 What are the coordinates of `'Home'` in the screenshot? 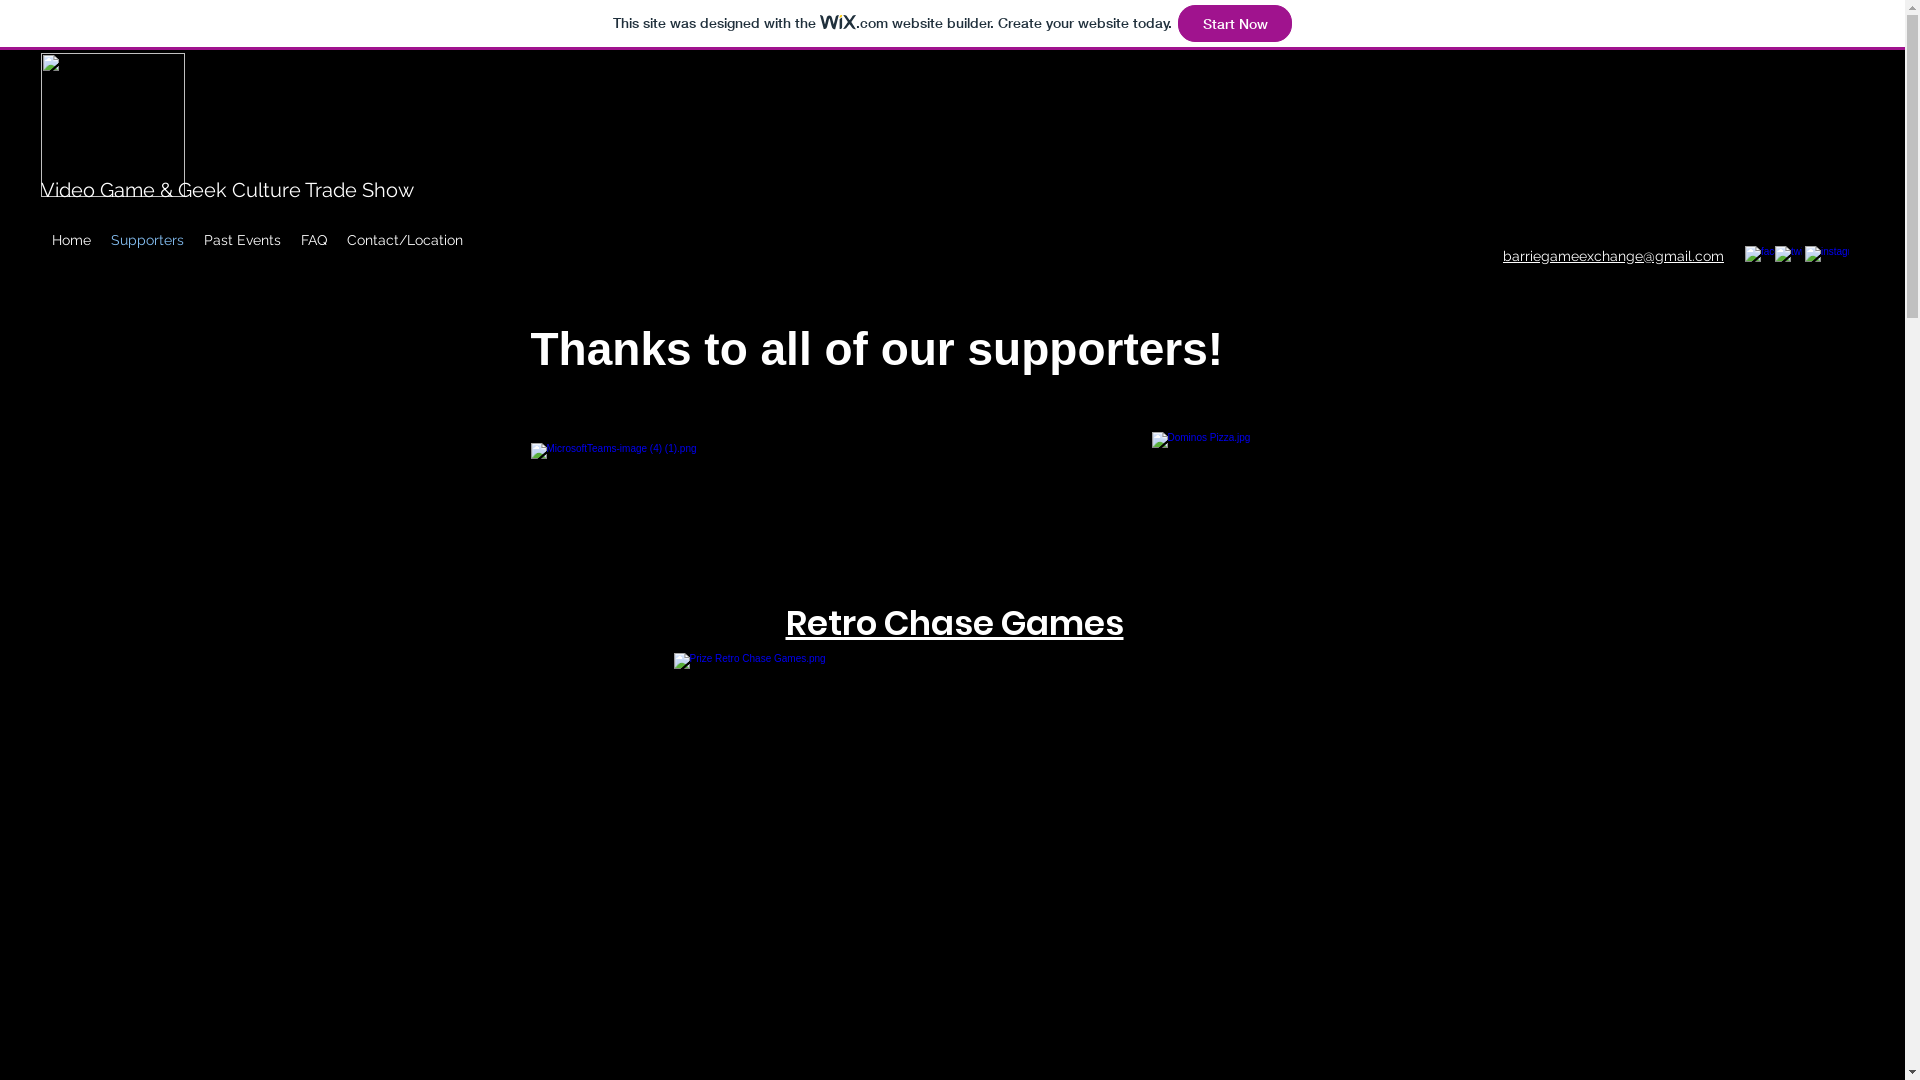 It's located at (71, 238).